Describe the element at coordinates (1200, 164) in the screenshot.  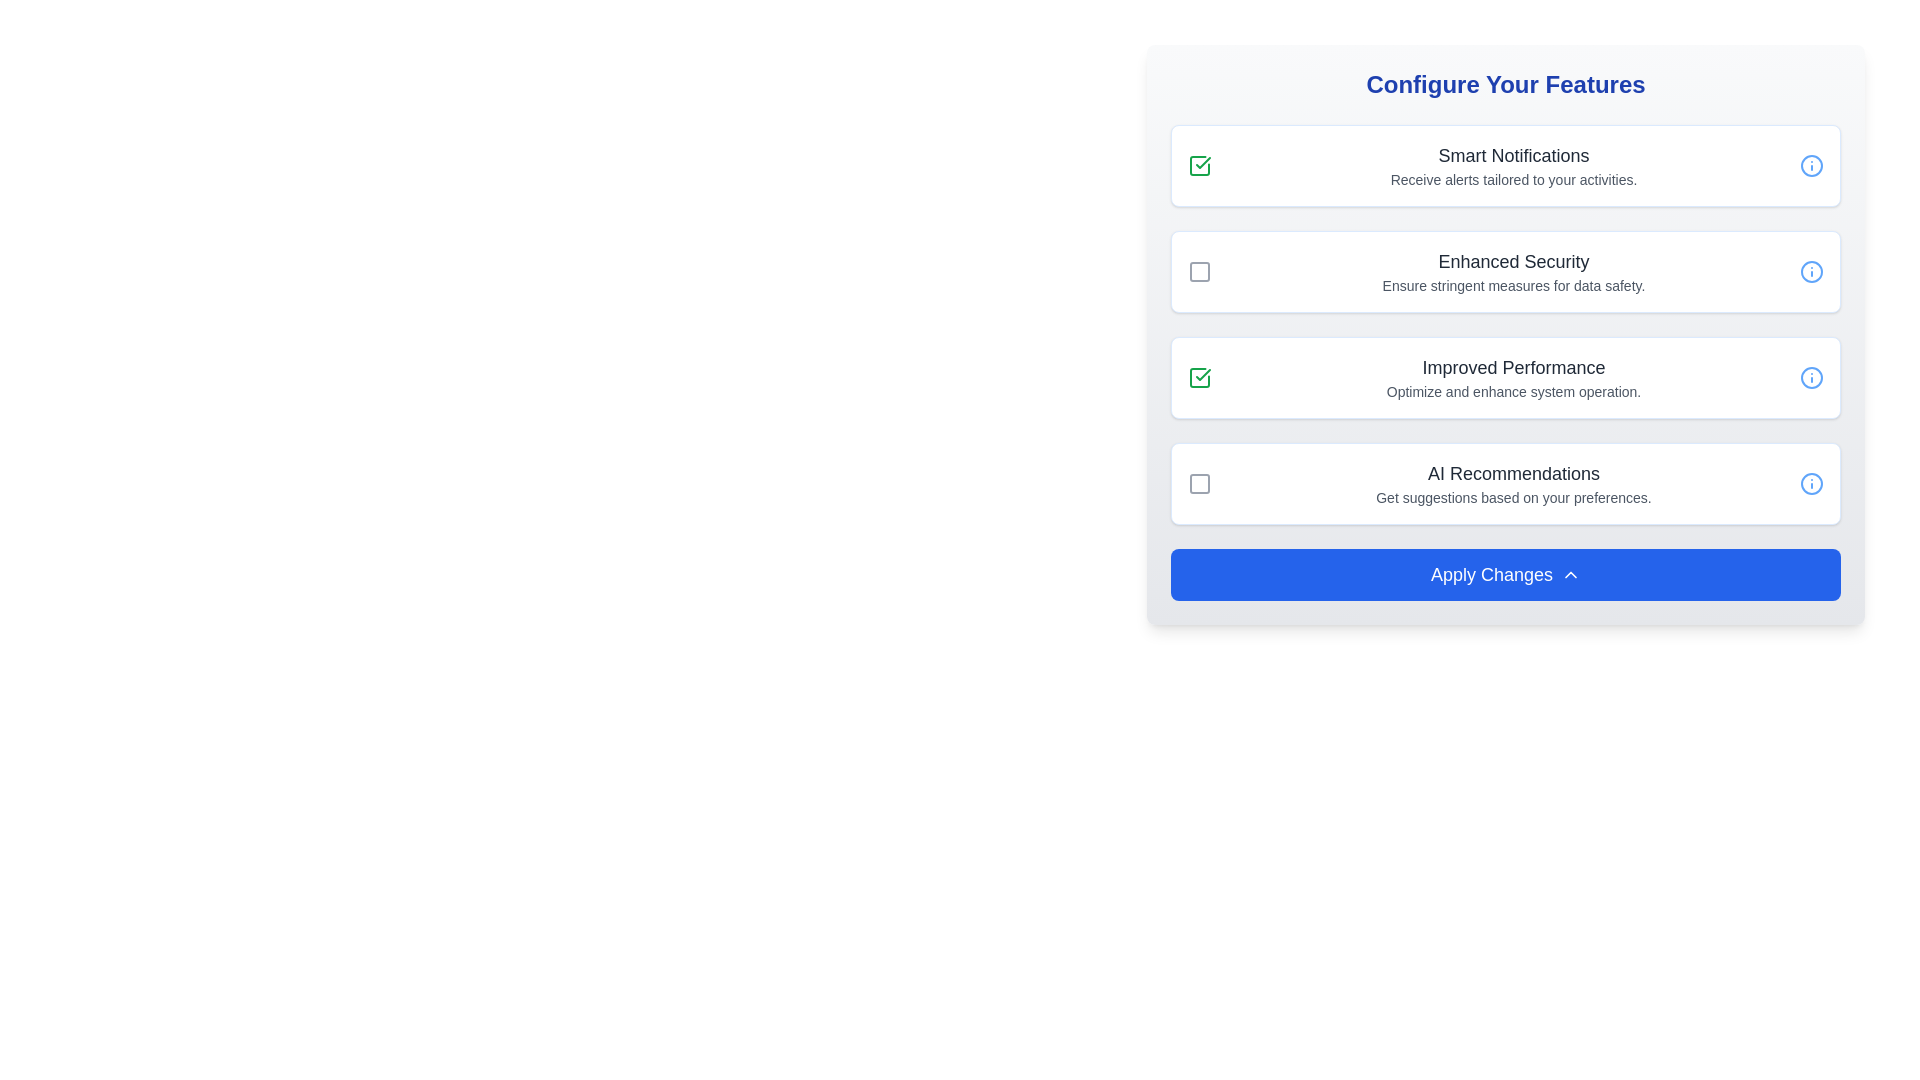
I see `the green square checkbox with a white center and checkmark inside, located in the 'Configure Your Features' panel next to 'Smart Notifications'` at that location.